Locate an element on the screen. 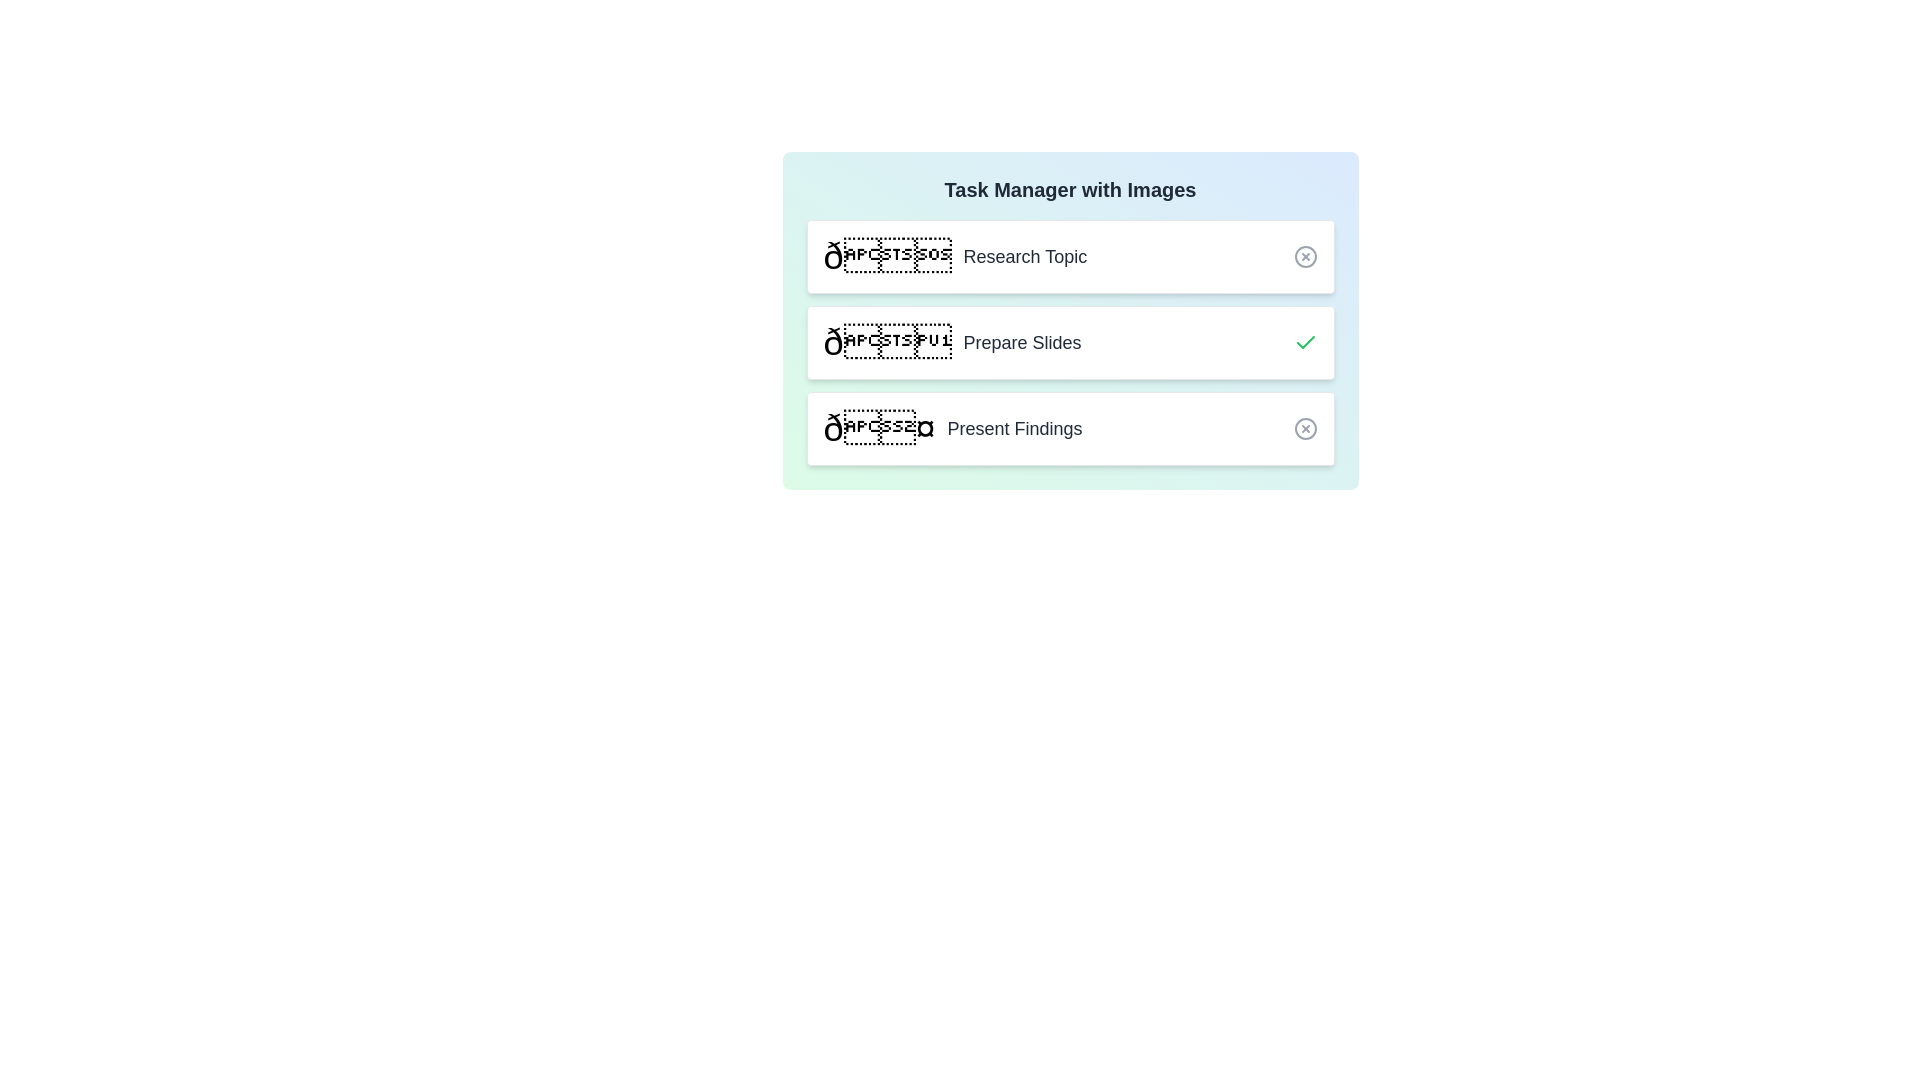 The height and width of the screenshot is (1080, 1920). the image of the task titled Present Findings is located at coordinates (879, 427).